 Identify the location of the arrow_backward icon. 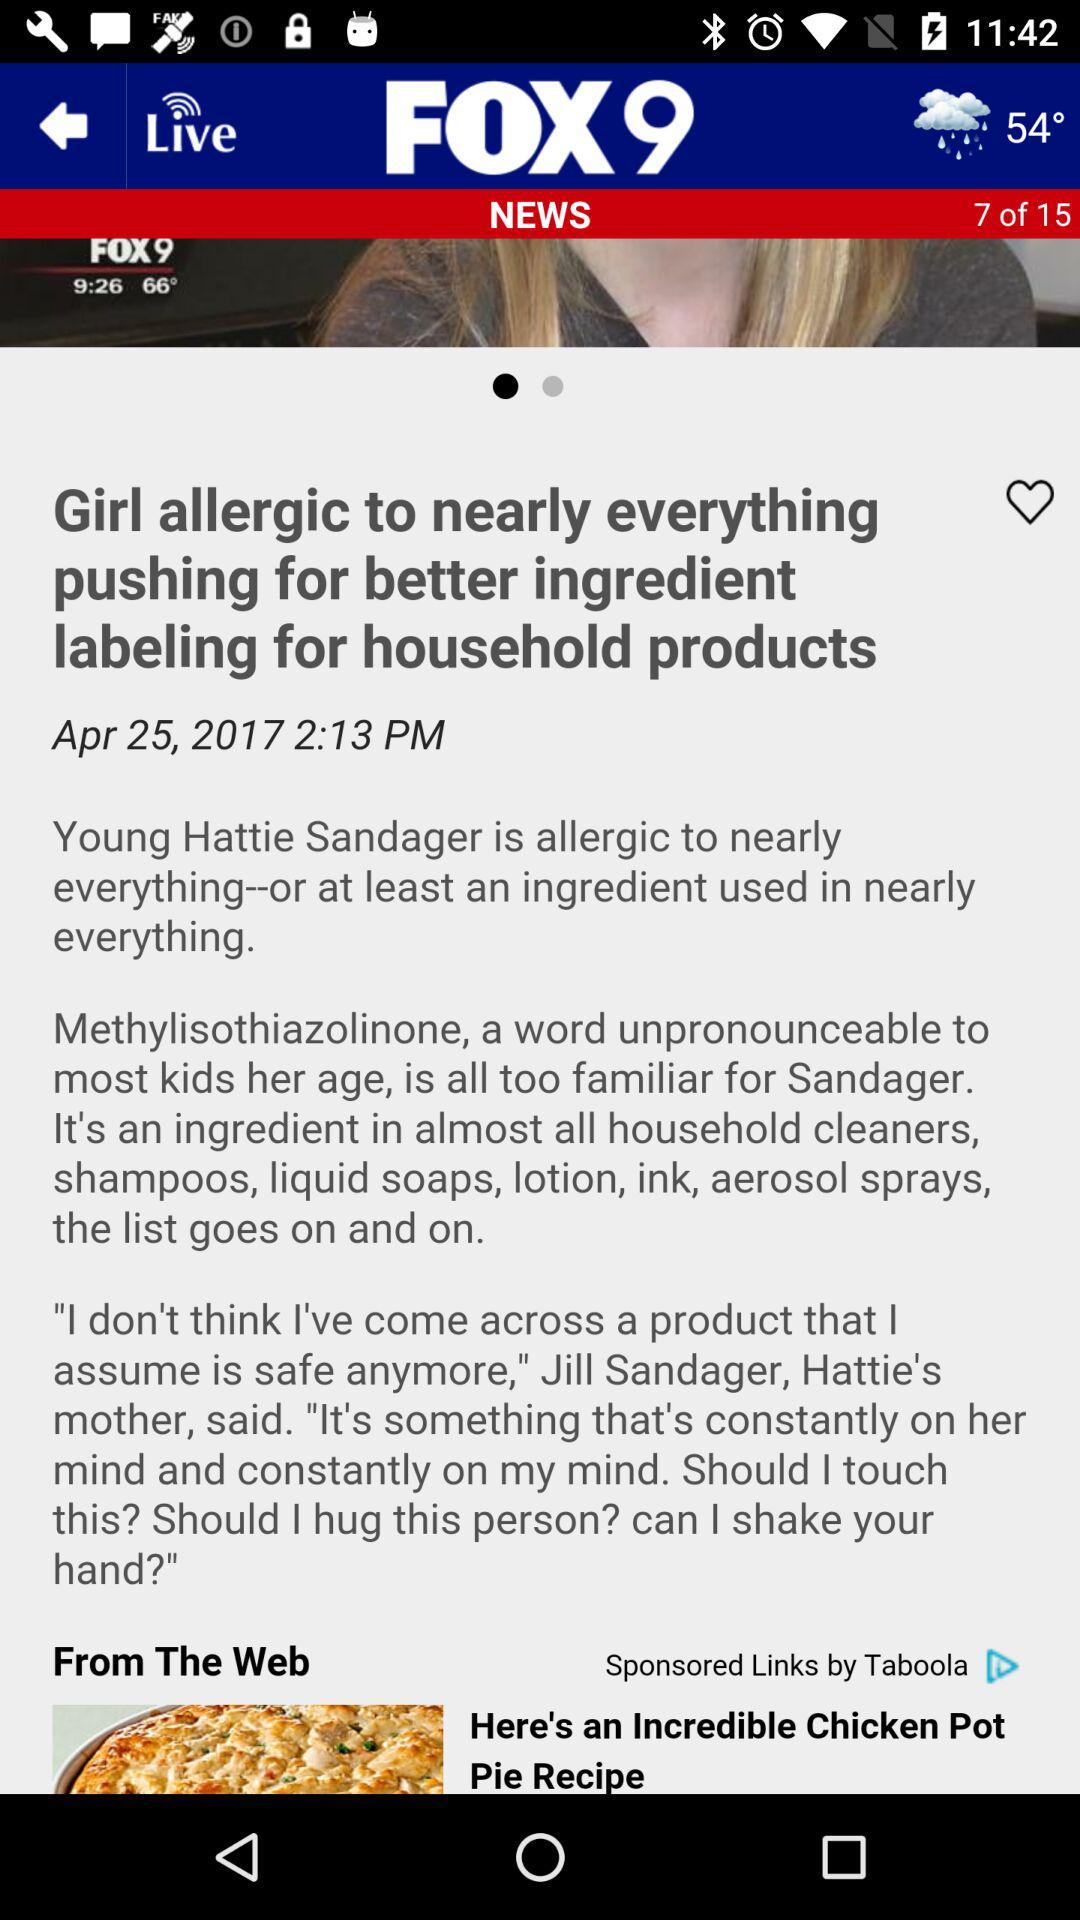
(61, 124).